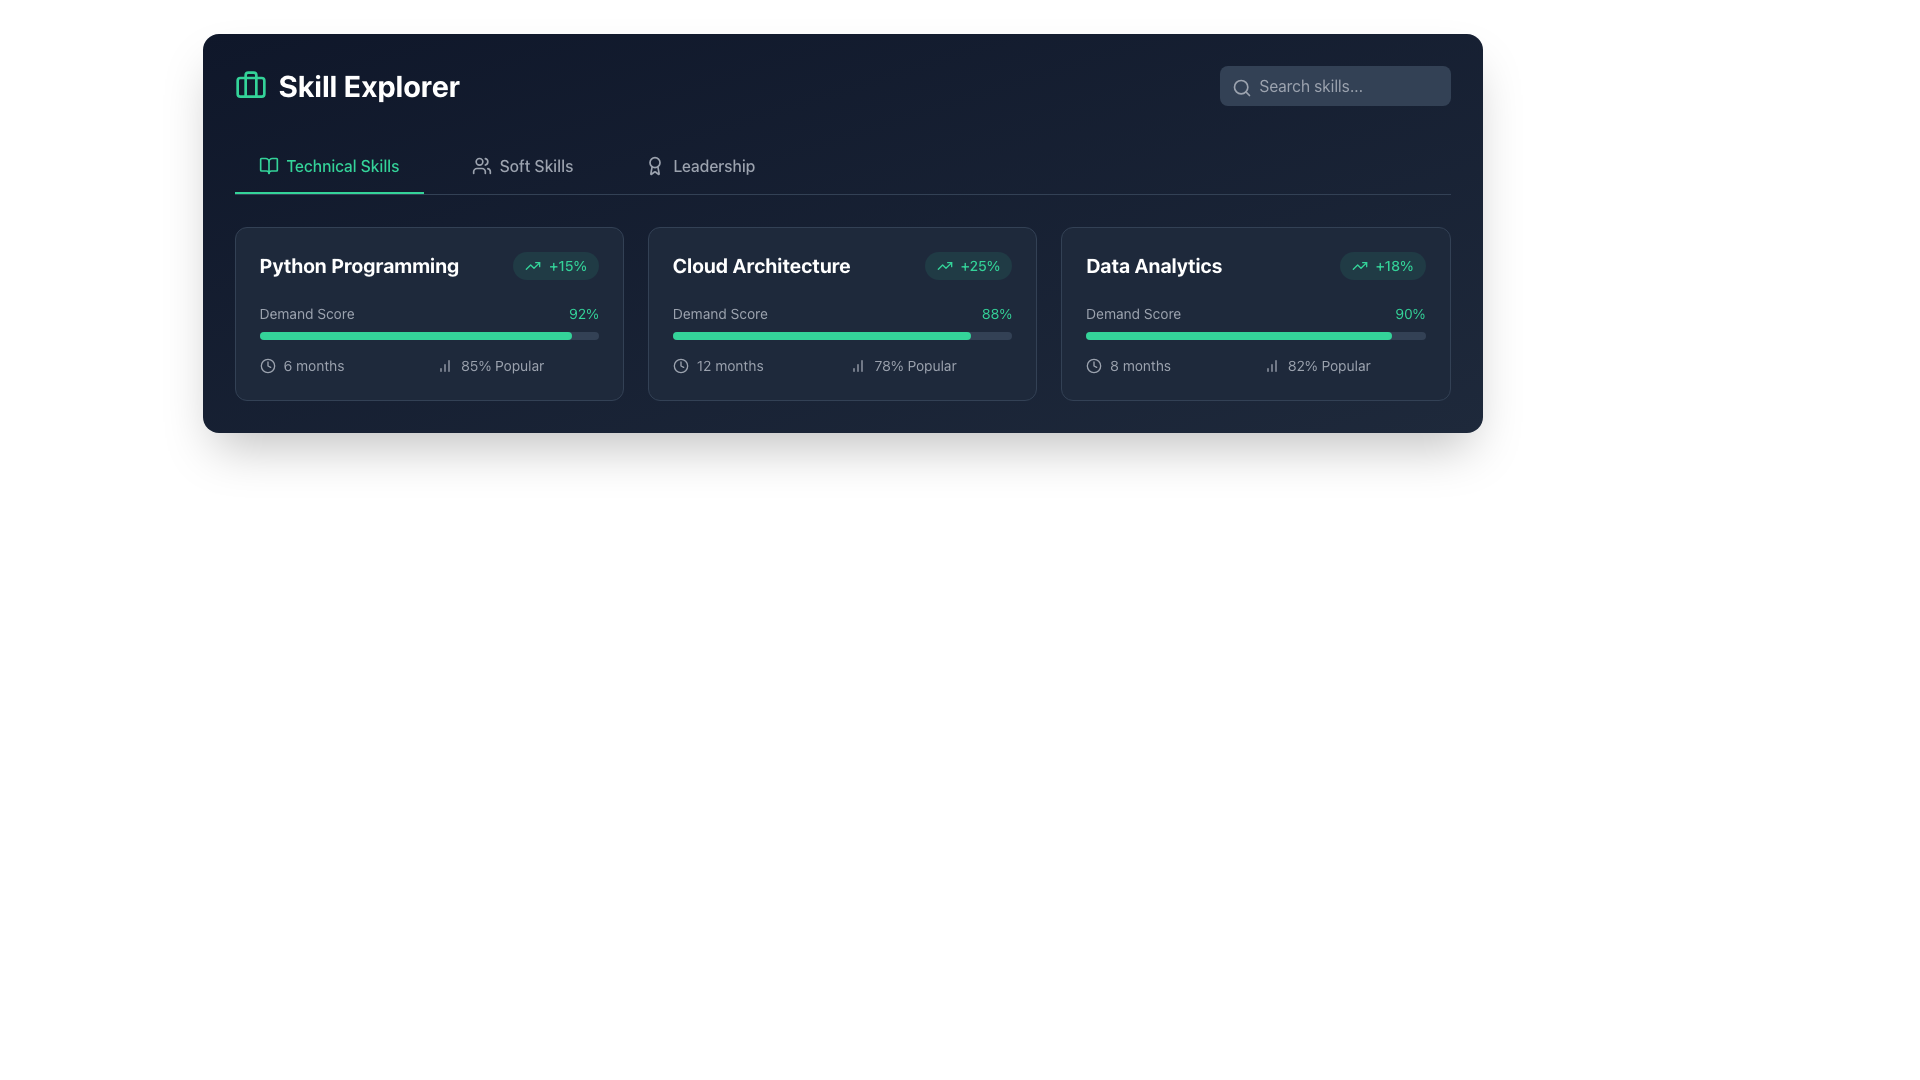 This screenshot has width=1920, height=1080. Describe the element at coordinates (1154, 265) in the screenshot. I see `the 'Data Analytics' label, which is displayed in bold, white font, located in the top section of the third card from the left` at that location.